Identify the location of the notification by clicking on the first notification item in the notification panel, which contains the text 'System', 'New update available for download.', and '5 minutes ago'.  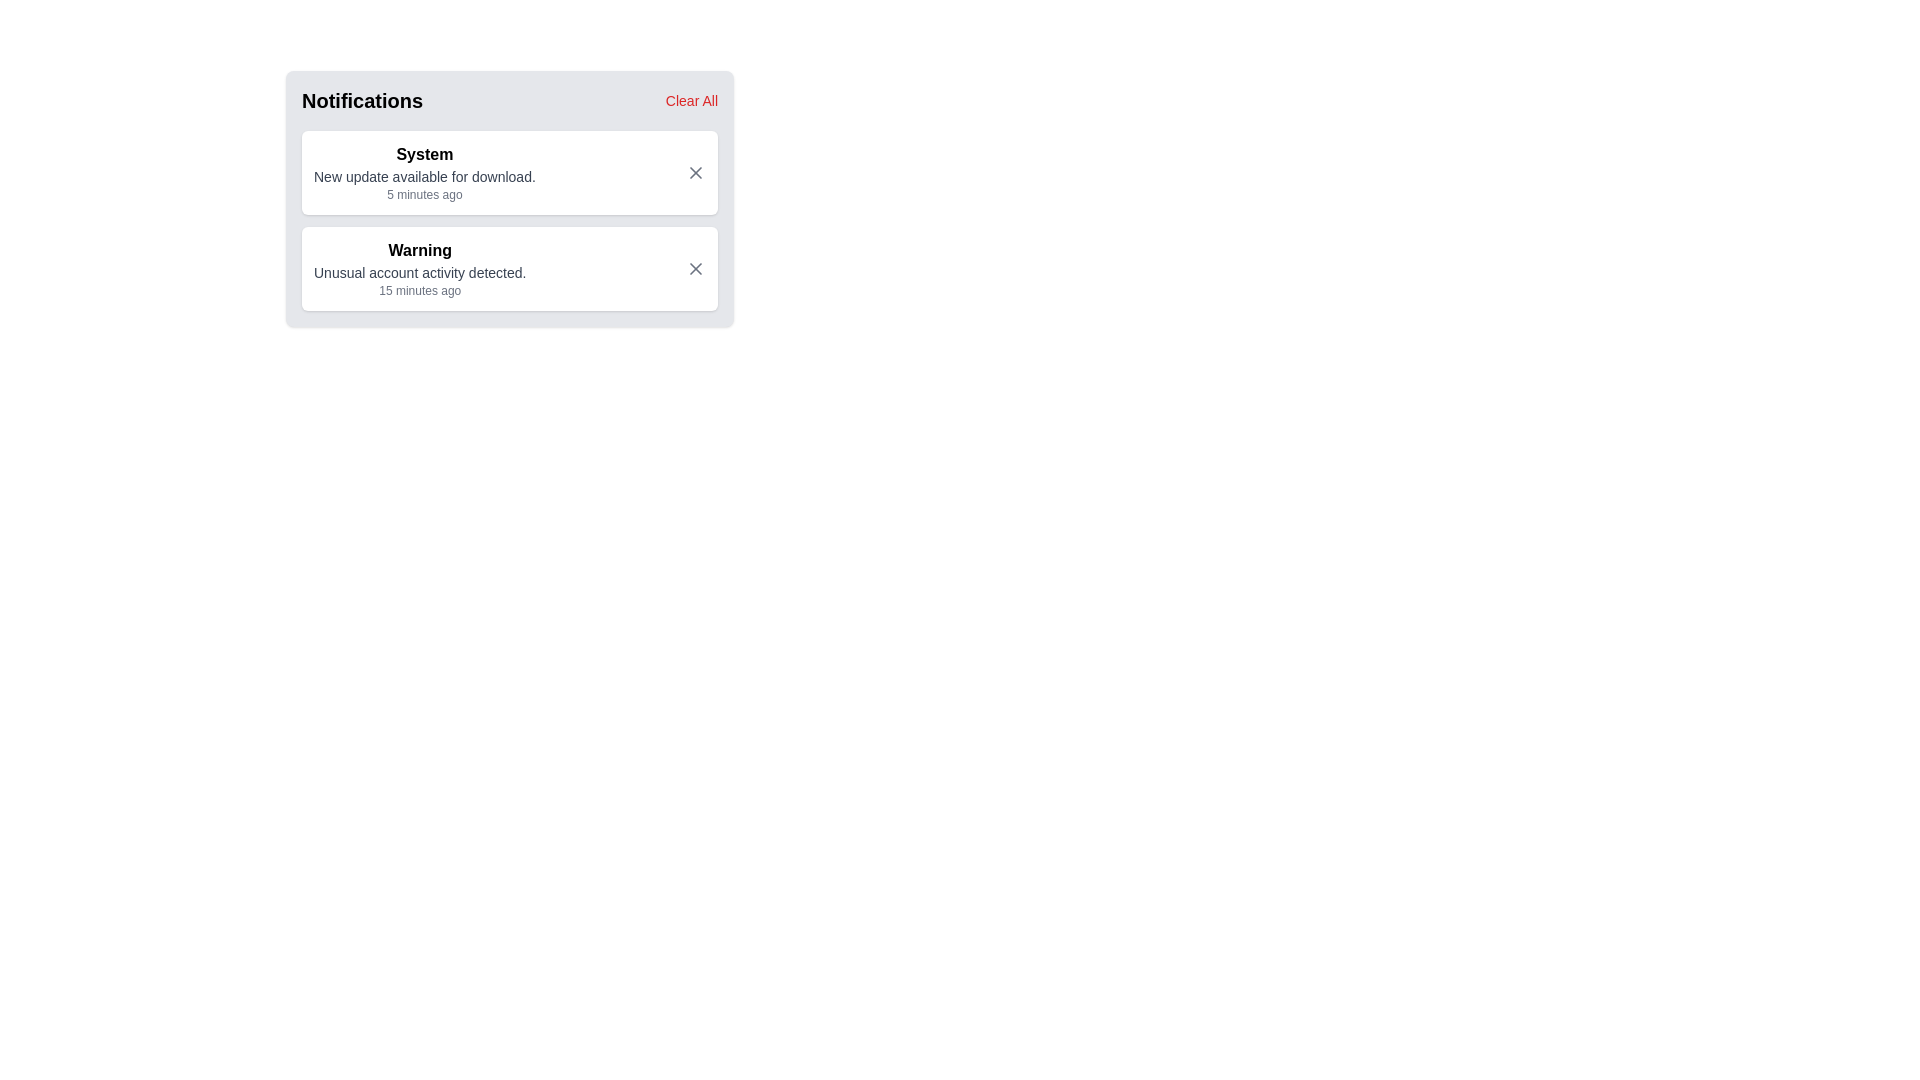
(423, 172).